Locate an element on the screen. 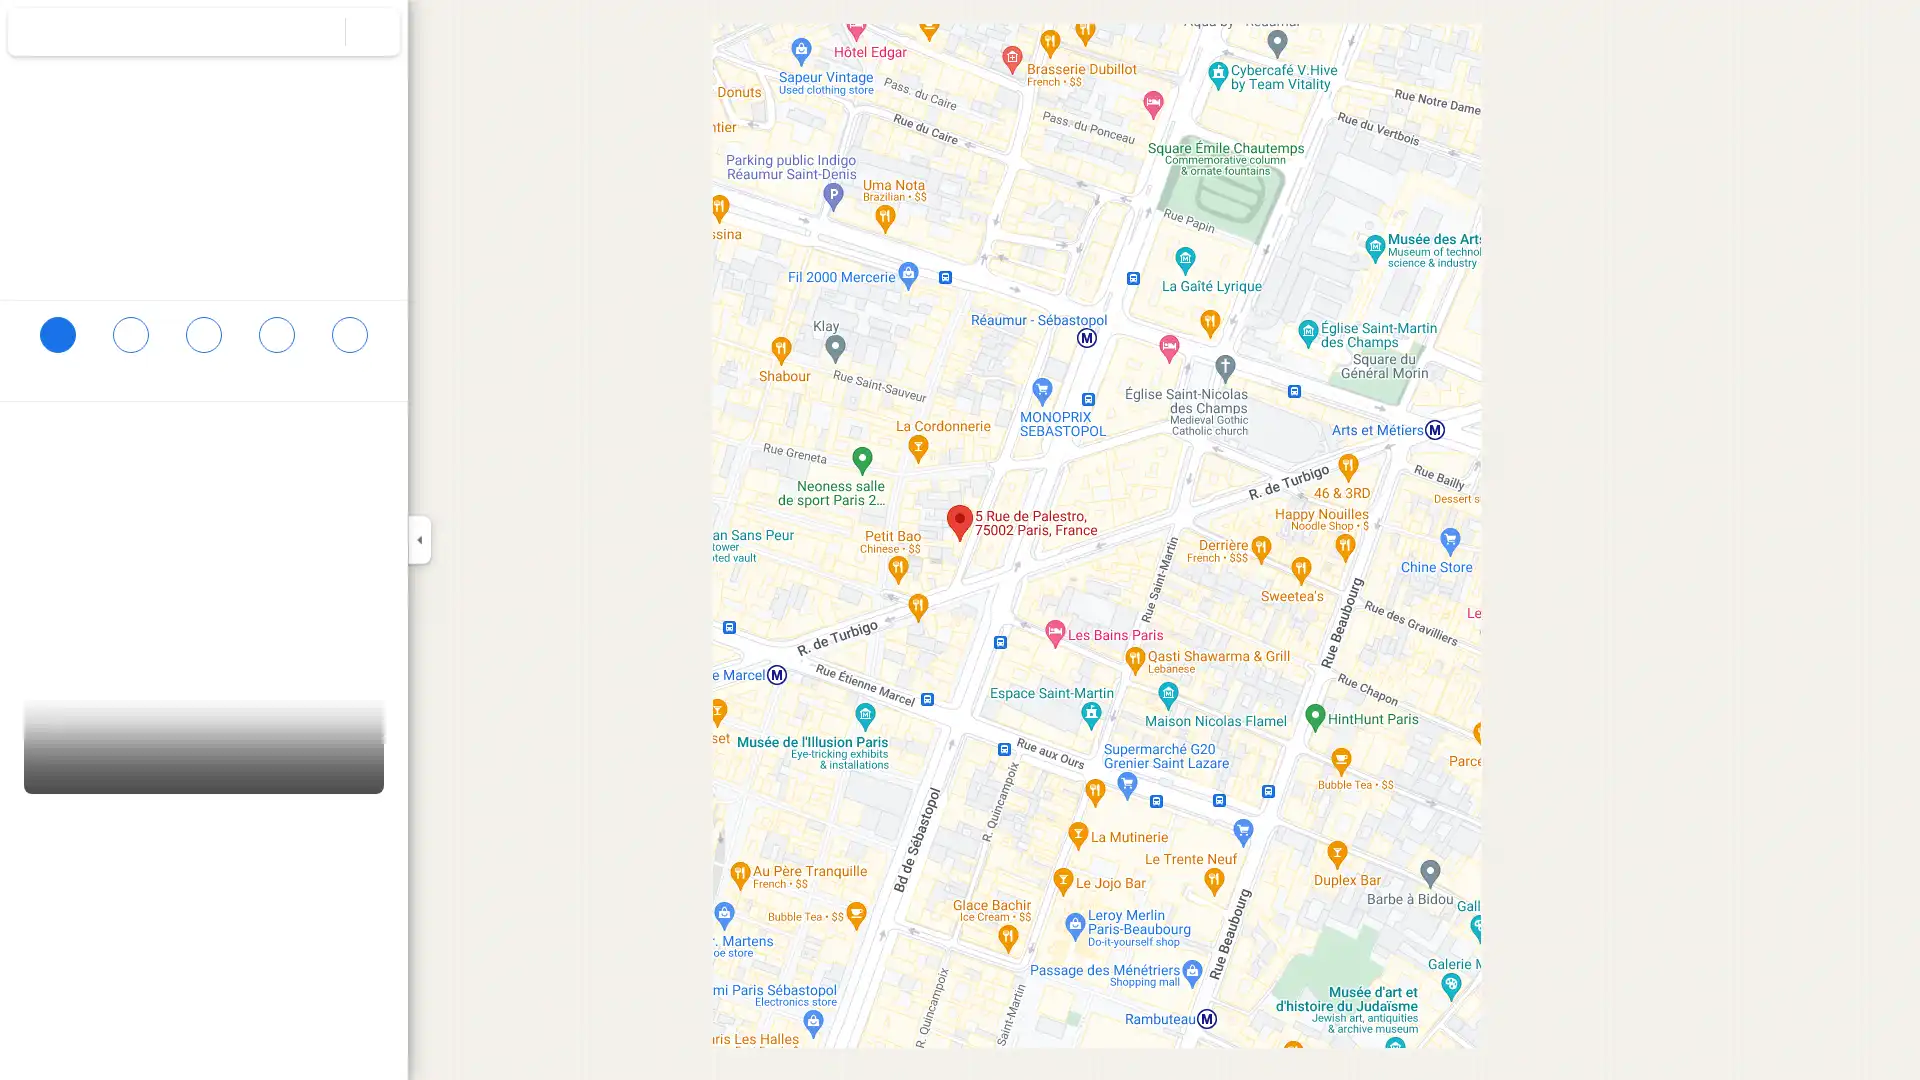 Image resolution: width=1920 pixels, height=1080 pixels. Street View is located at coordinates (204, 733).